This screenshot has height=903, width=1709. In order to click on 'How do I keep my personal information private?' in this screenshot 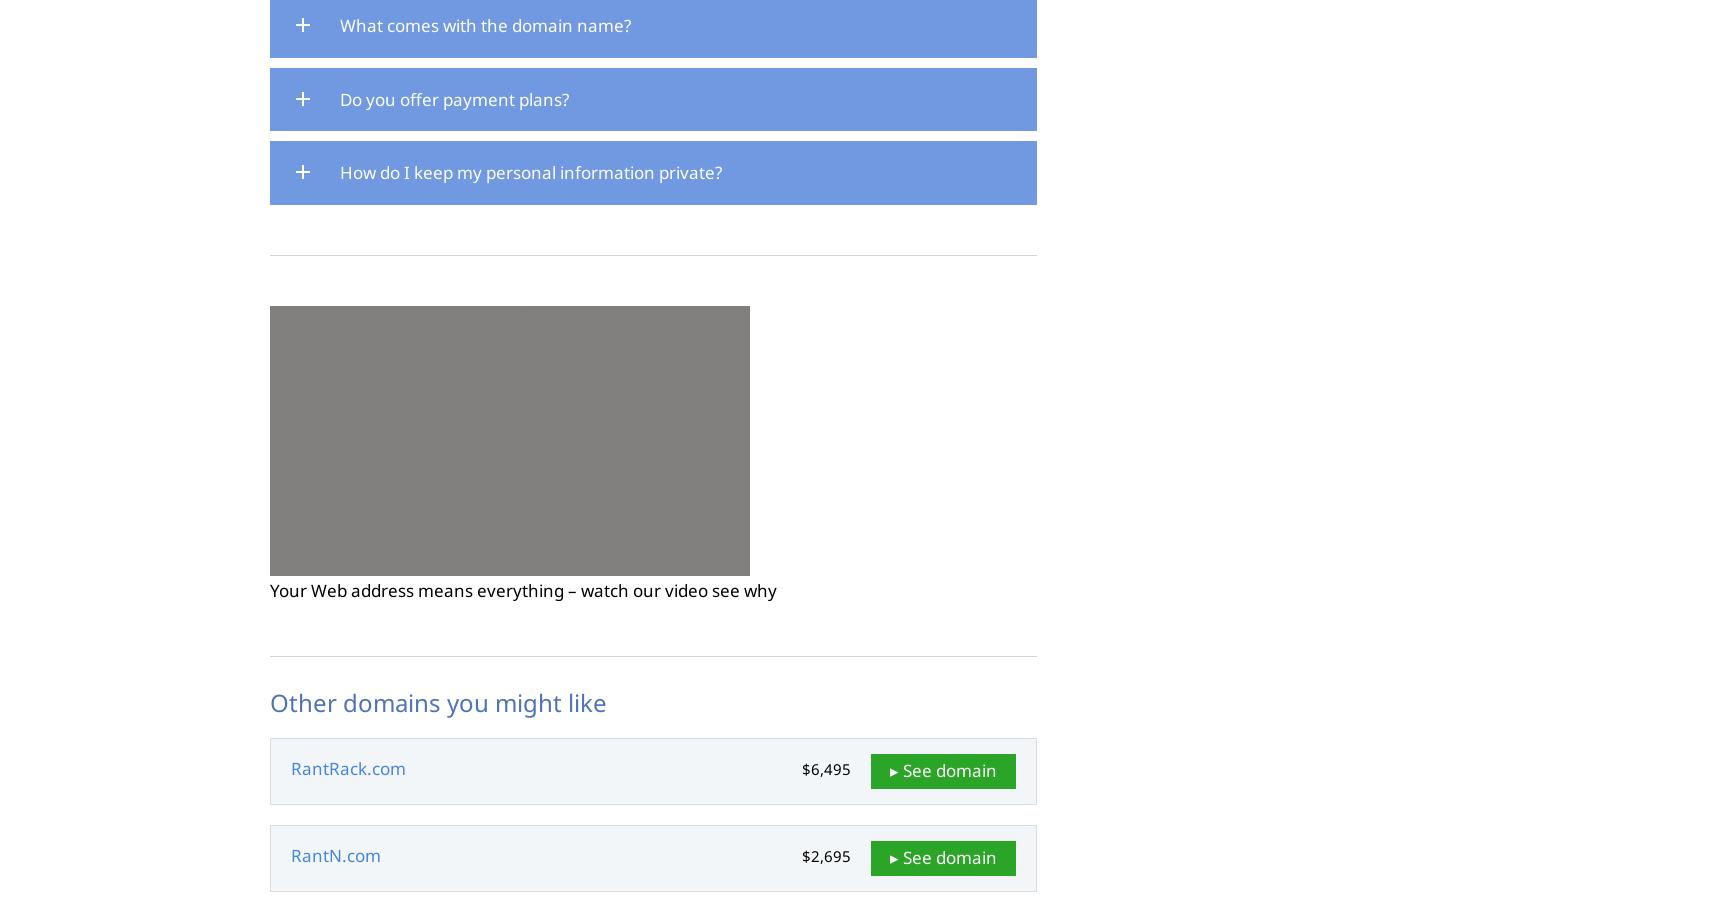, I will do `click(528, 171)`.